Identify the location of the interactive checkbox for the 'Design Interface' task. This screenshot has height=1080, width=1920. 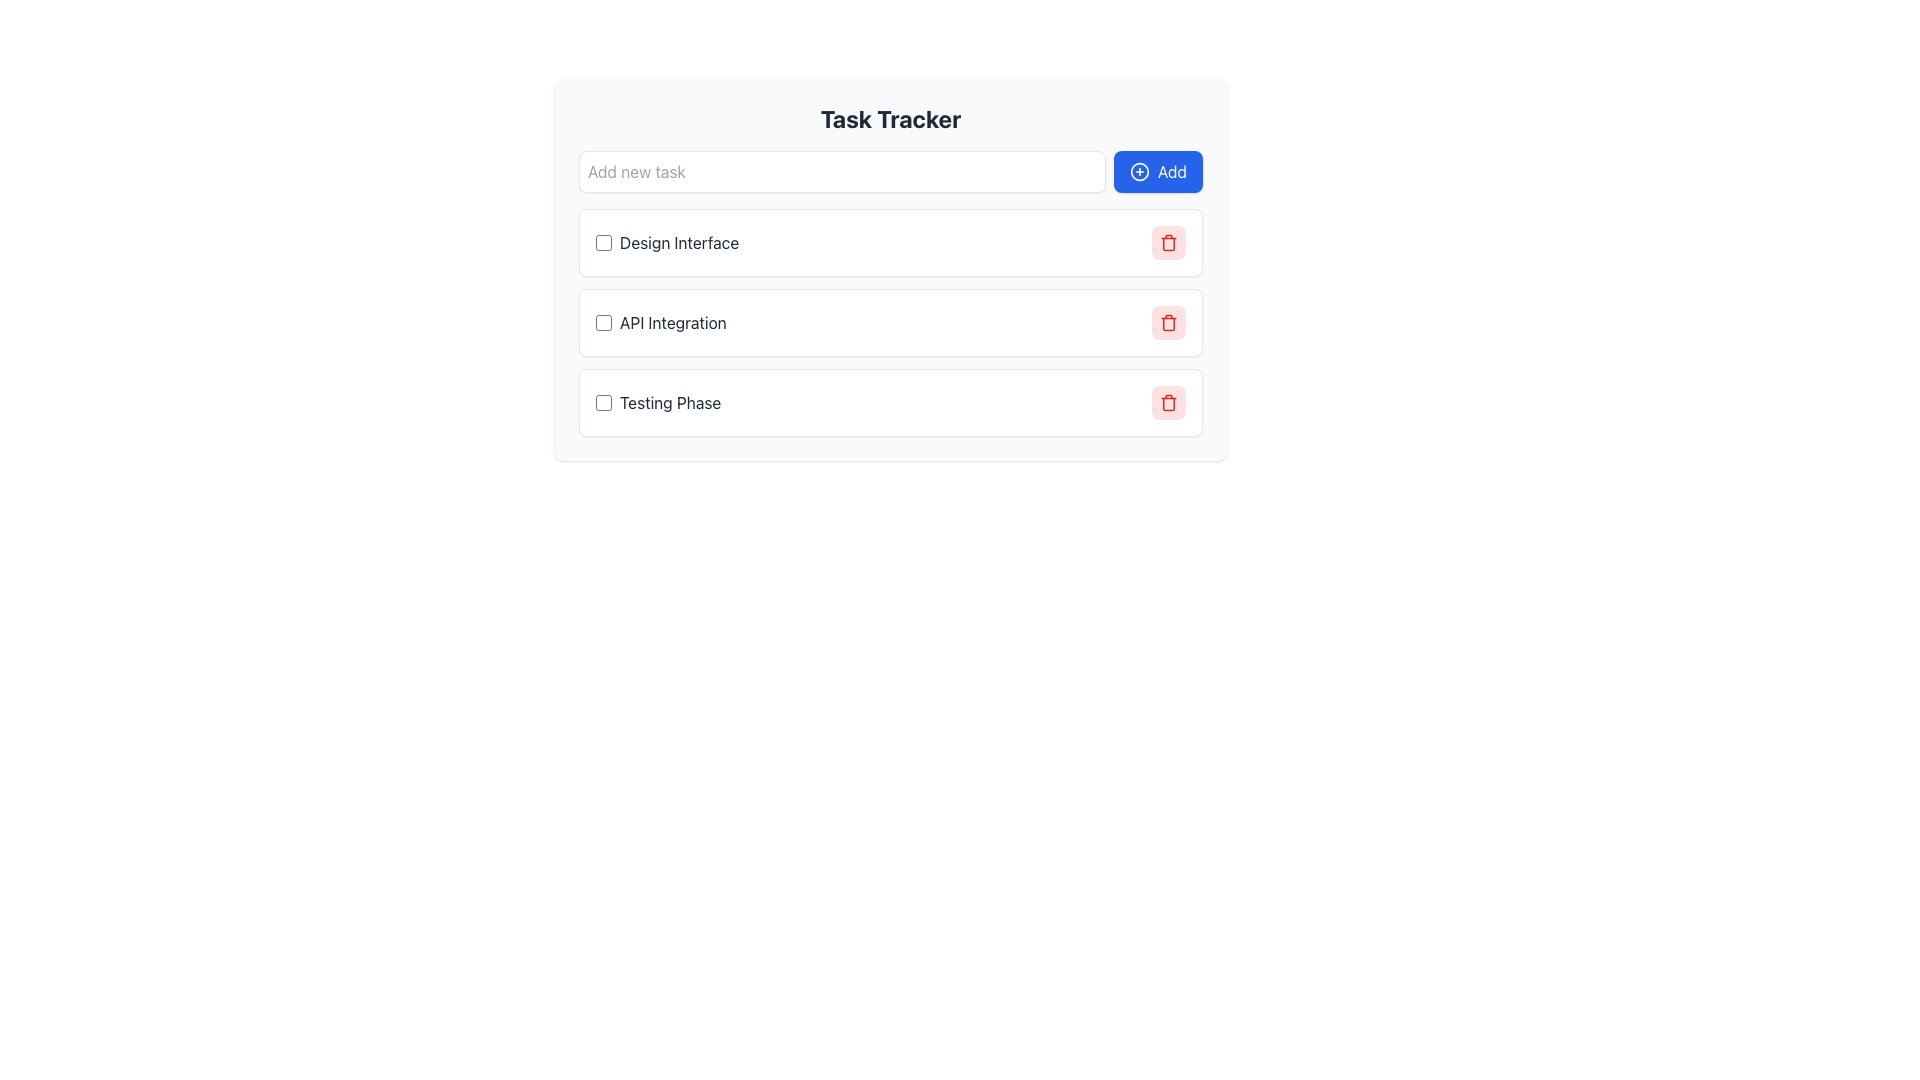
(603, 242).